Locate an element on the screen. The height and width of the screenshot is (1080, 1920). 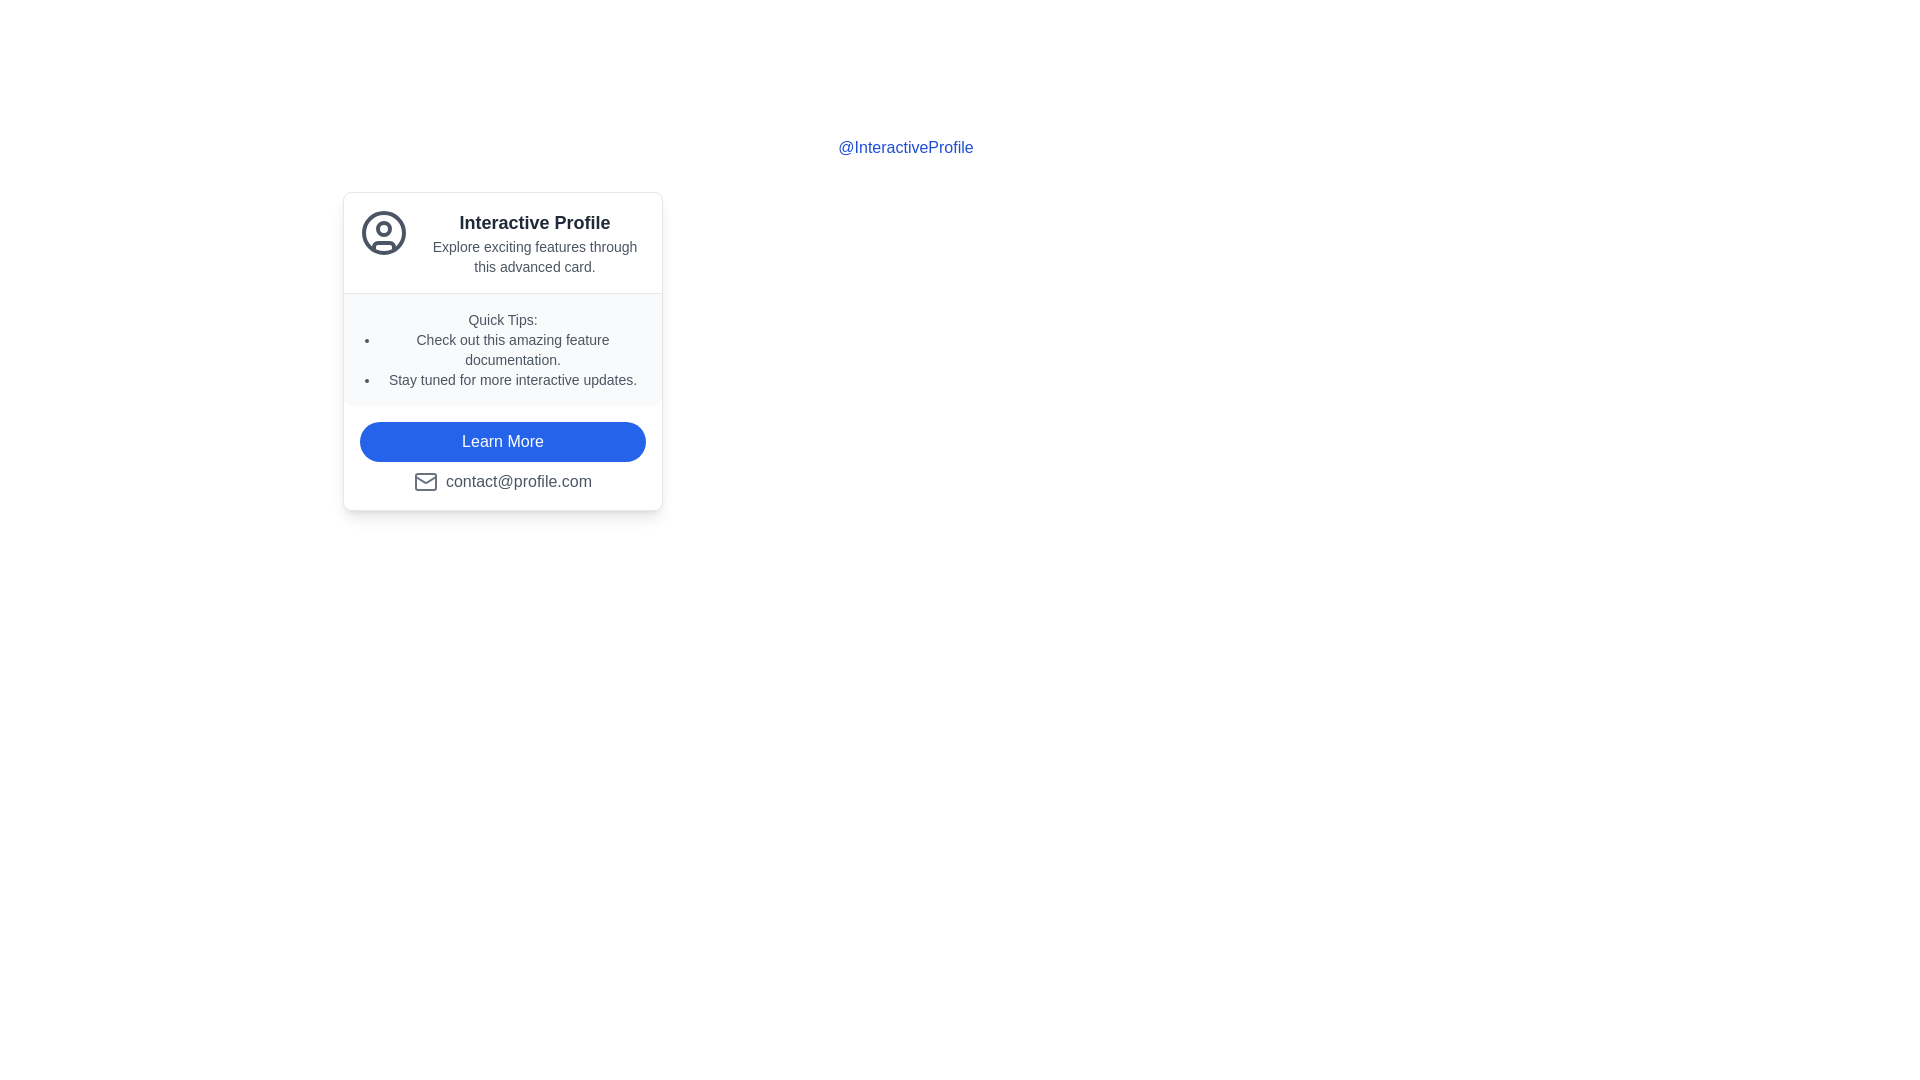
the informational section titled 'Quick Tips:' which contains a bulleted list of tips, located centrally within its card-style component is located at coordinates (503, 347).